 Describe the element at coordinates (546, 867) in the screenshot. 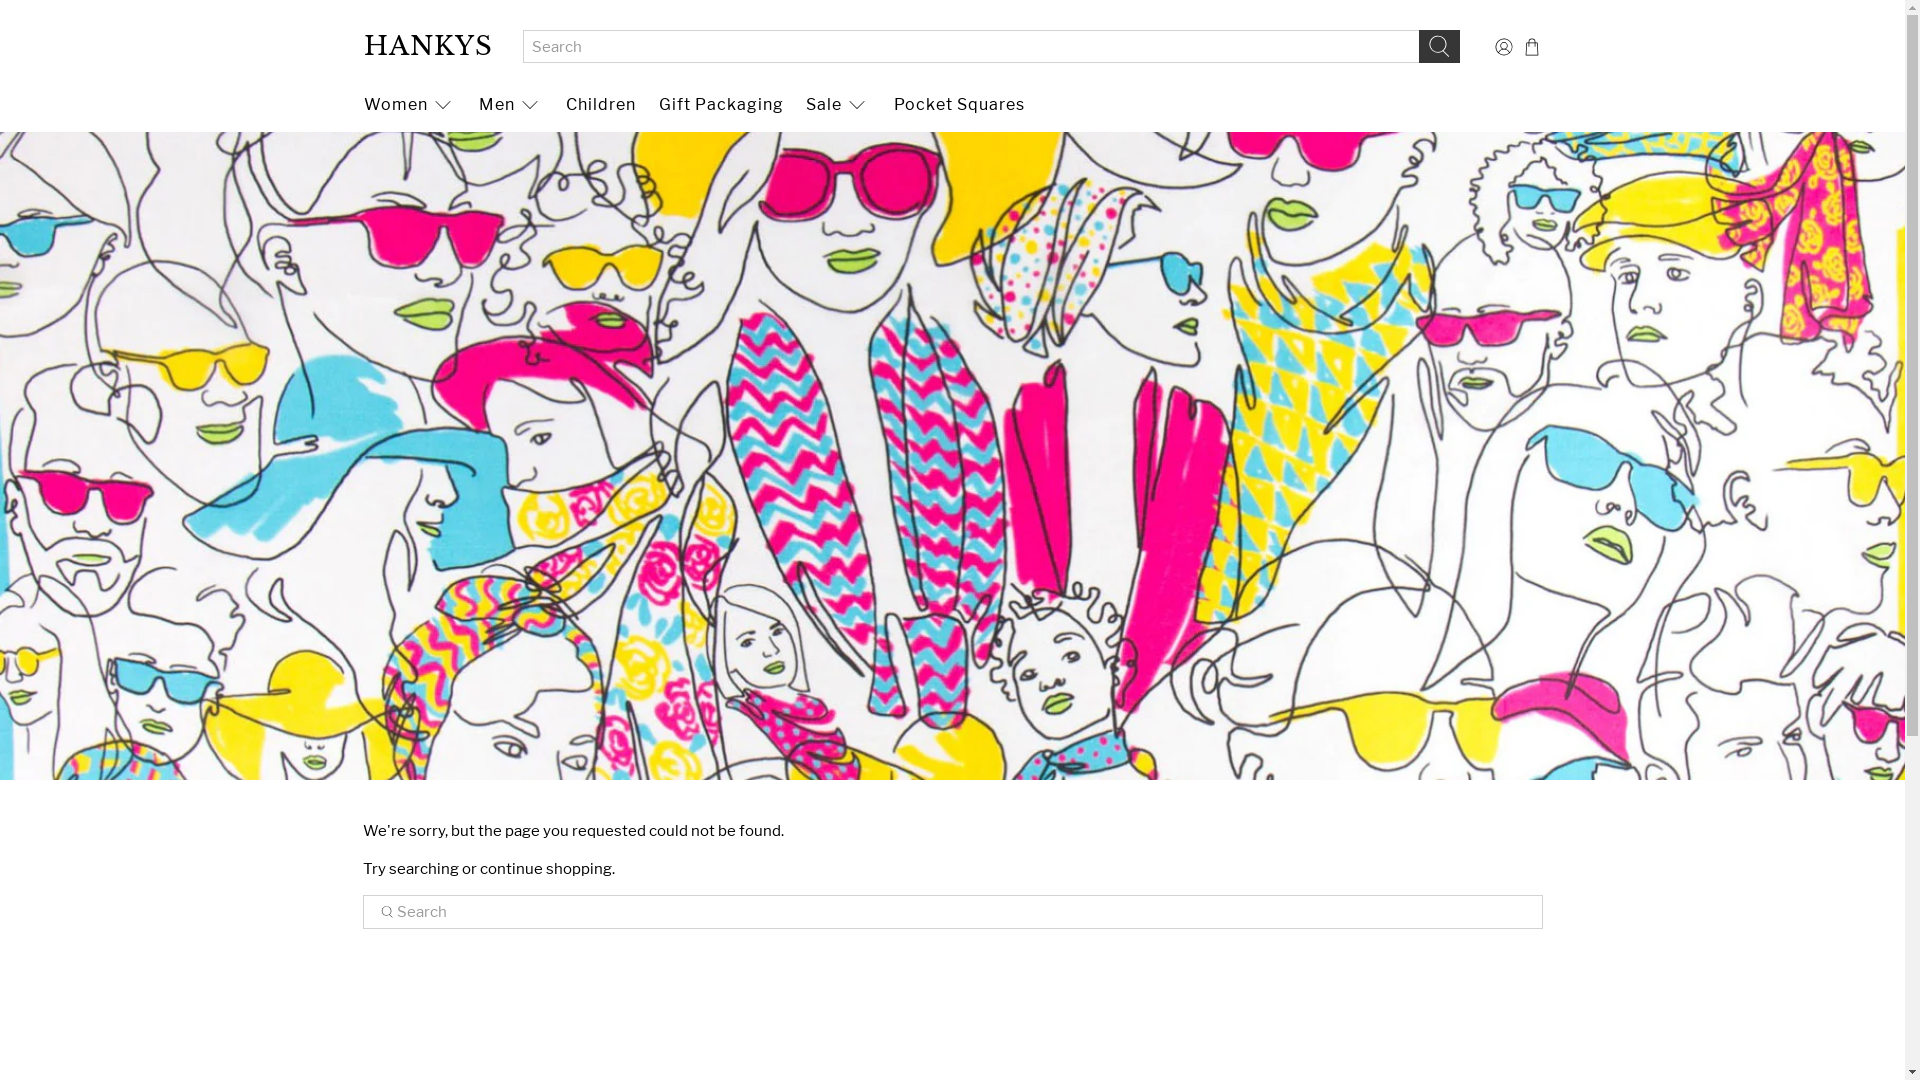

I see `'continue shopping'` at that location.